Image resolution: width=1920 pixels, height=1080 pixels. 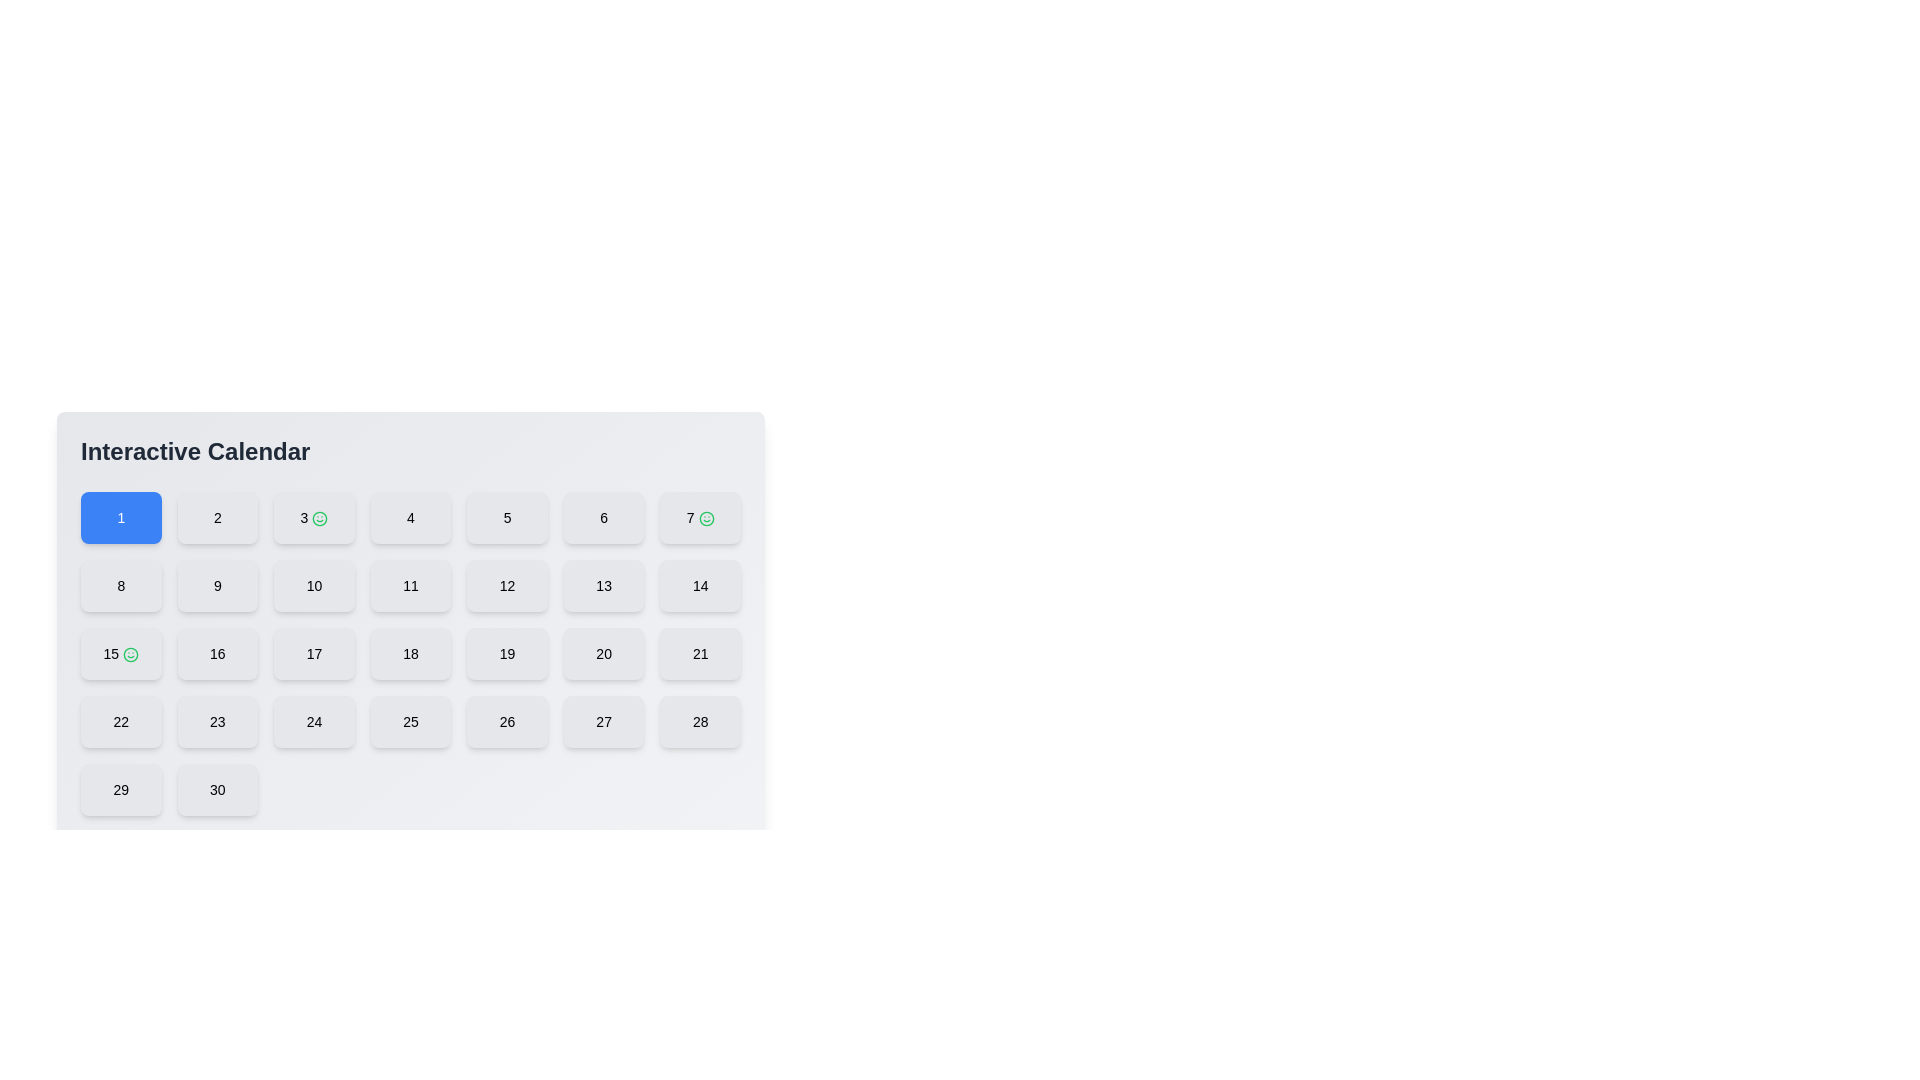 I want to click on the 'Interactive Calendar' static text heading, which is prominently displayed in a bold, large font at the top of the interface against a light gray background, so click(x=195, y=451).